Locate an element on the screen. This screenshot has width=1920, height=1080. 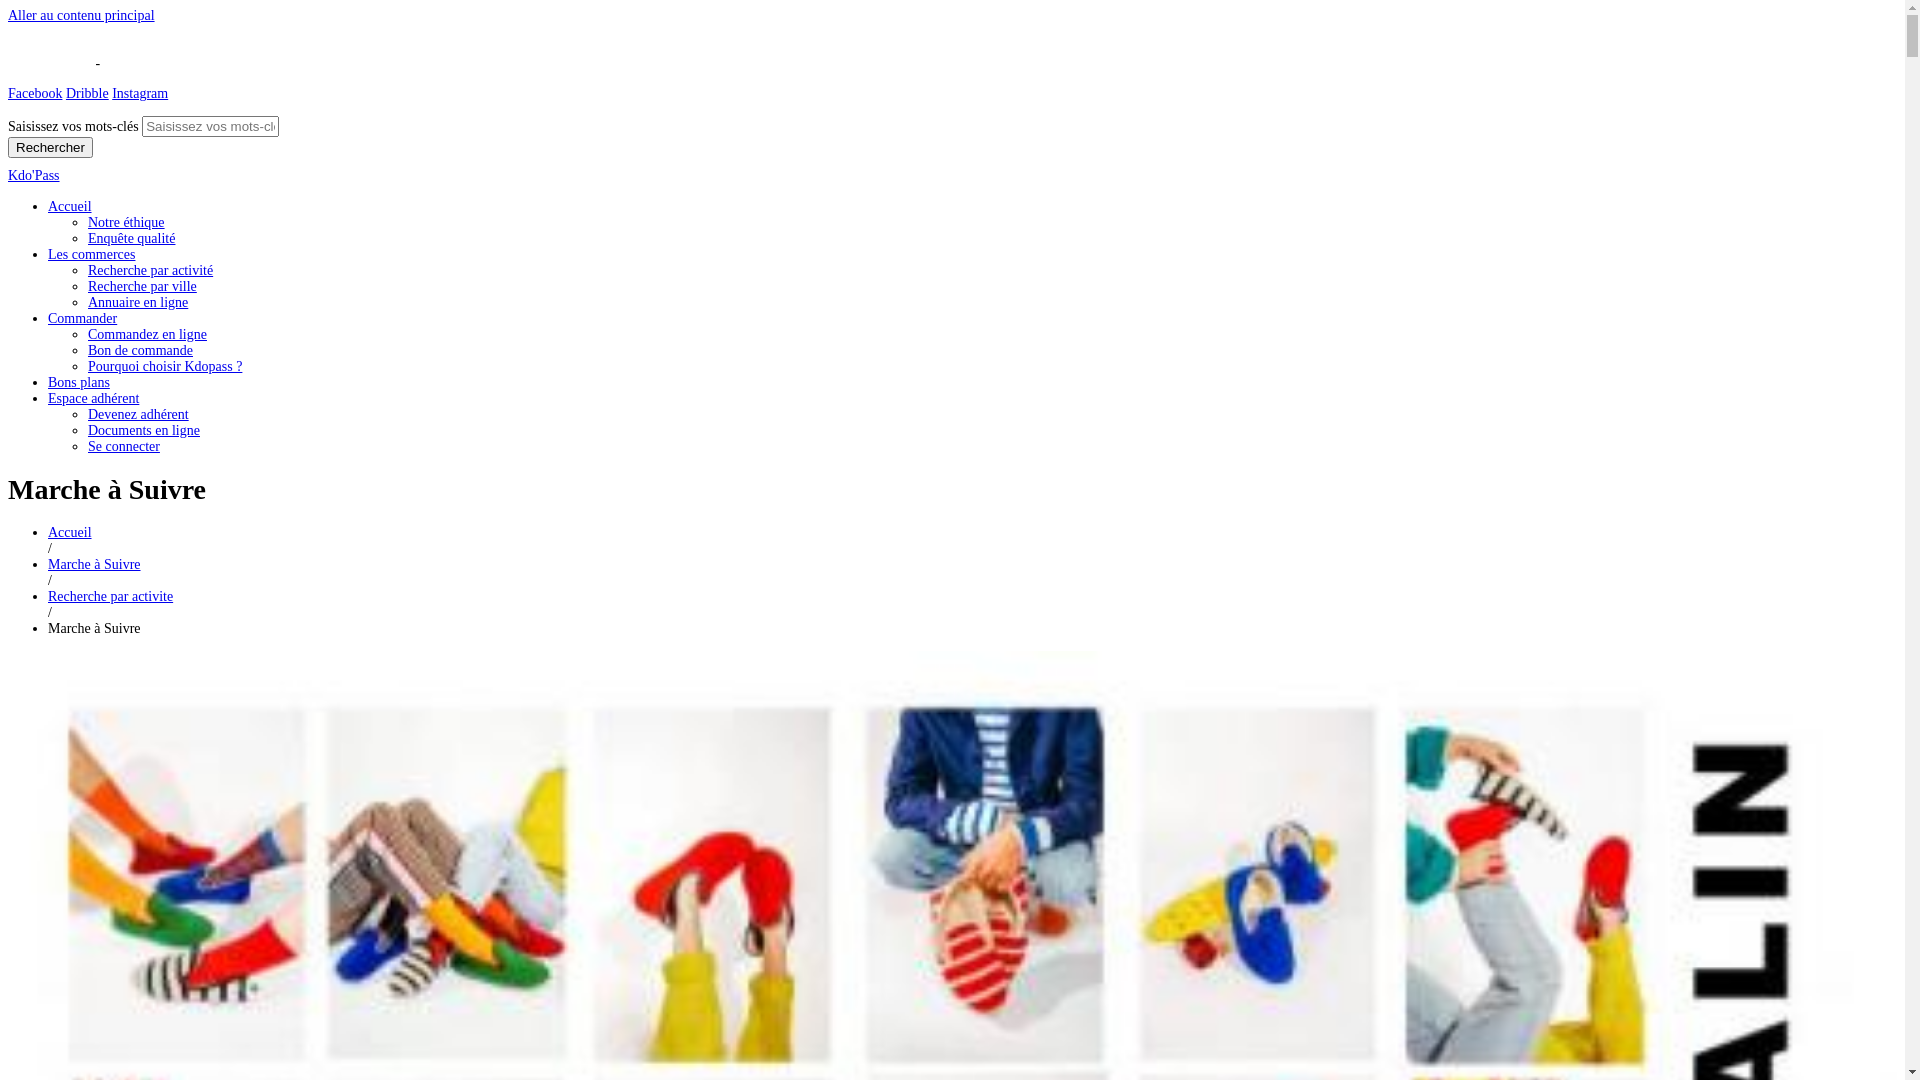
'Commandez en ligne' is located at coordinates (146, 333).